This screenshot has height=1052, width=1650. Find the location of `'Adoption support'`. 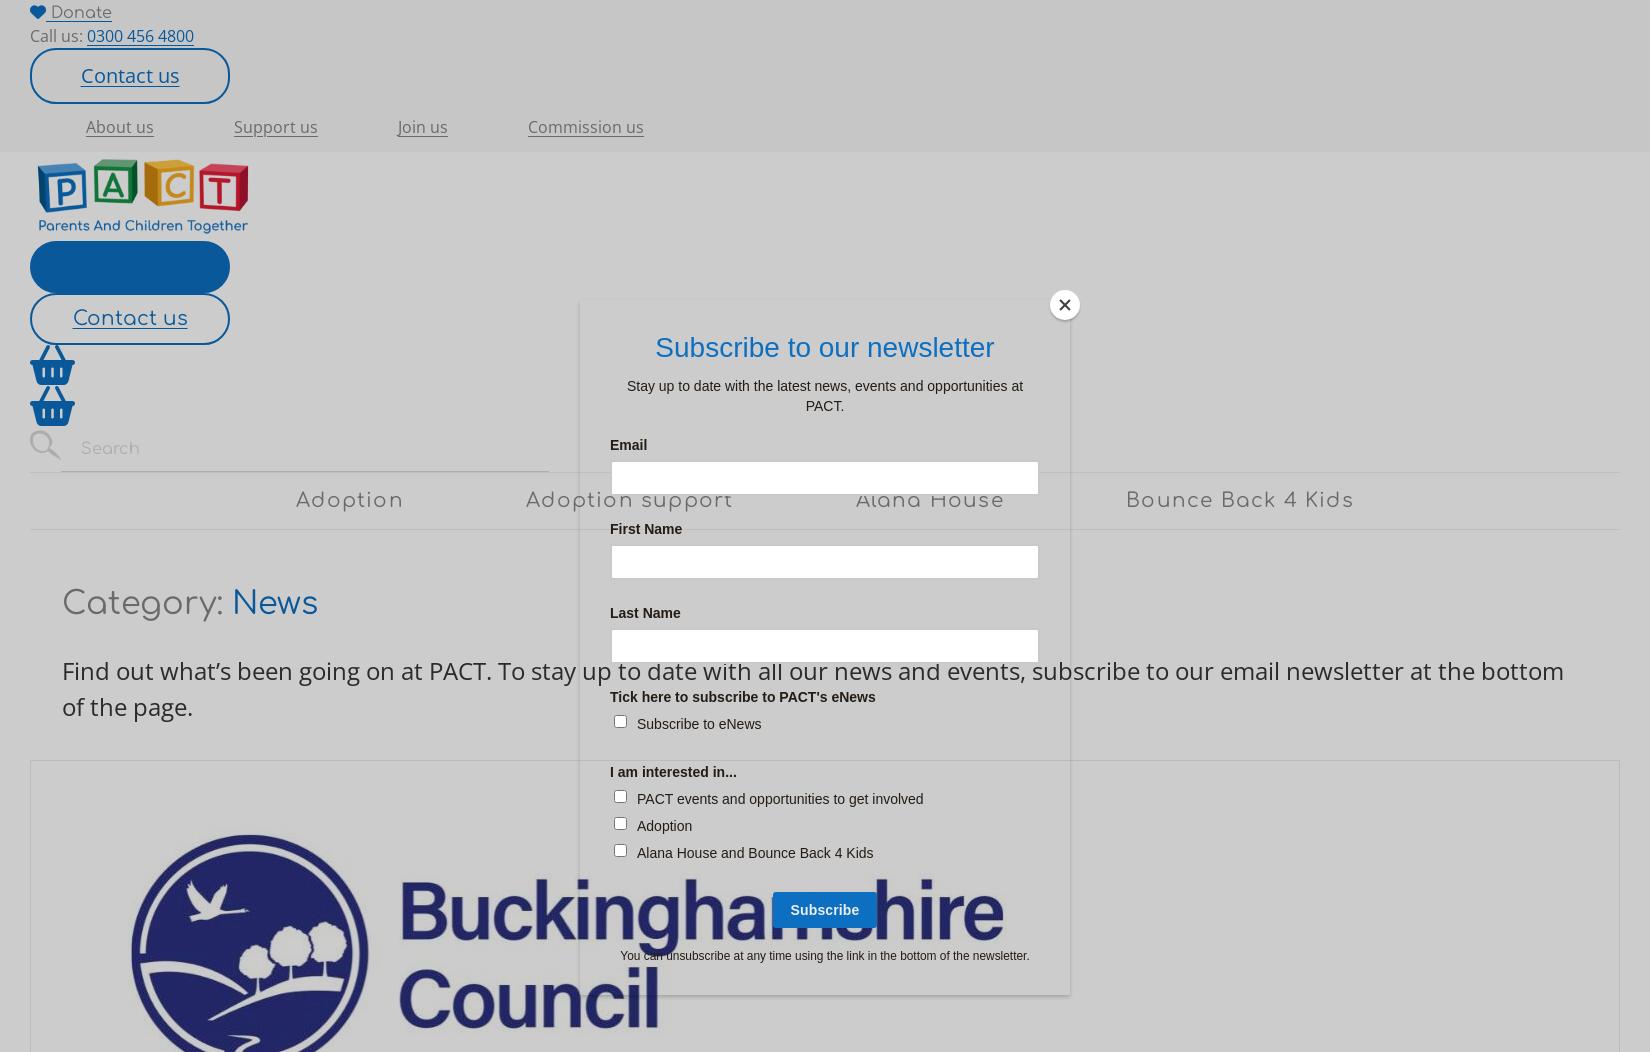

'Adoption support' is located at coordinates (628, 498).